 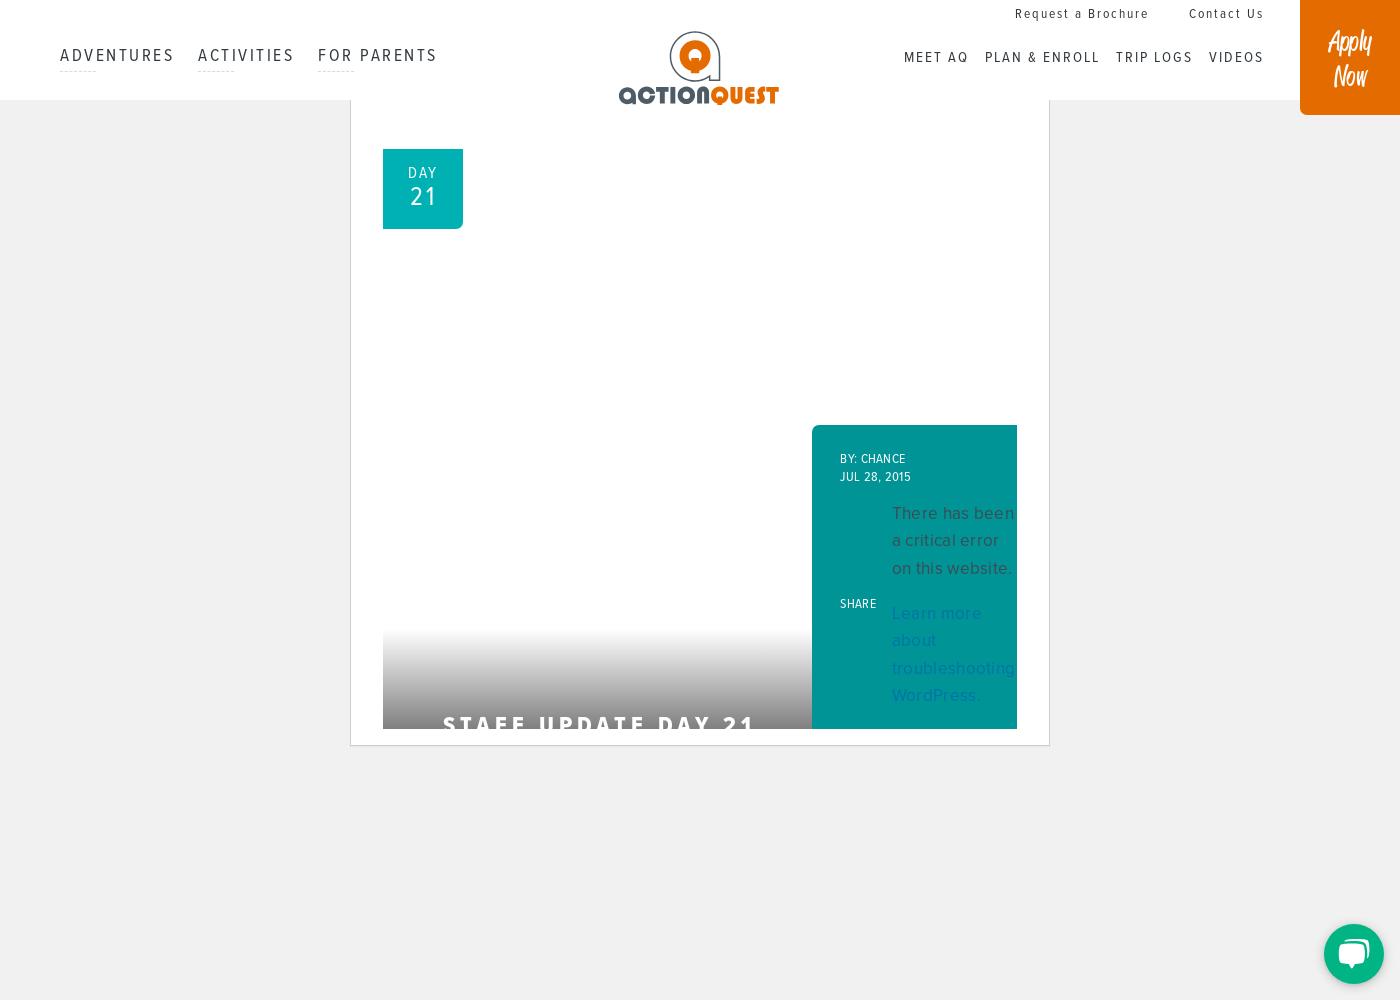 What do you see at coordinates (408, 197) in the screenshot?
I see `'21'` at bounding box center [408, 197].